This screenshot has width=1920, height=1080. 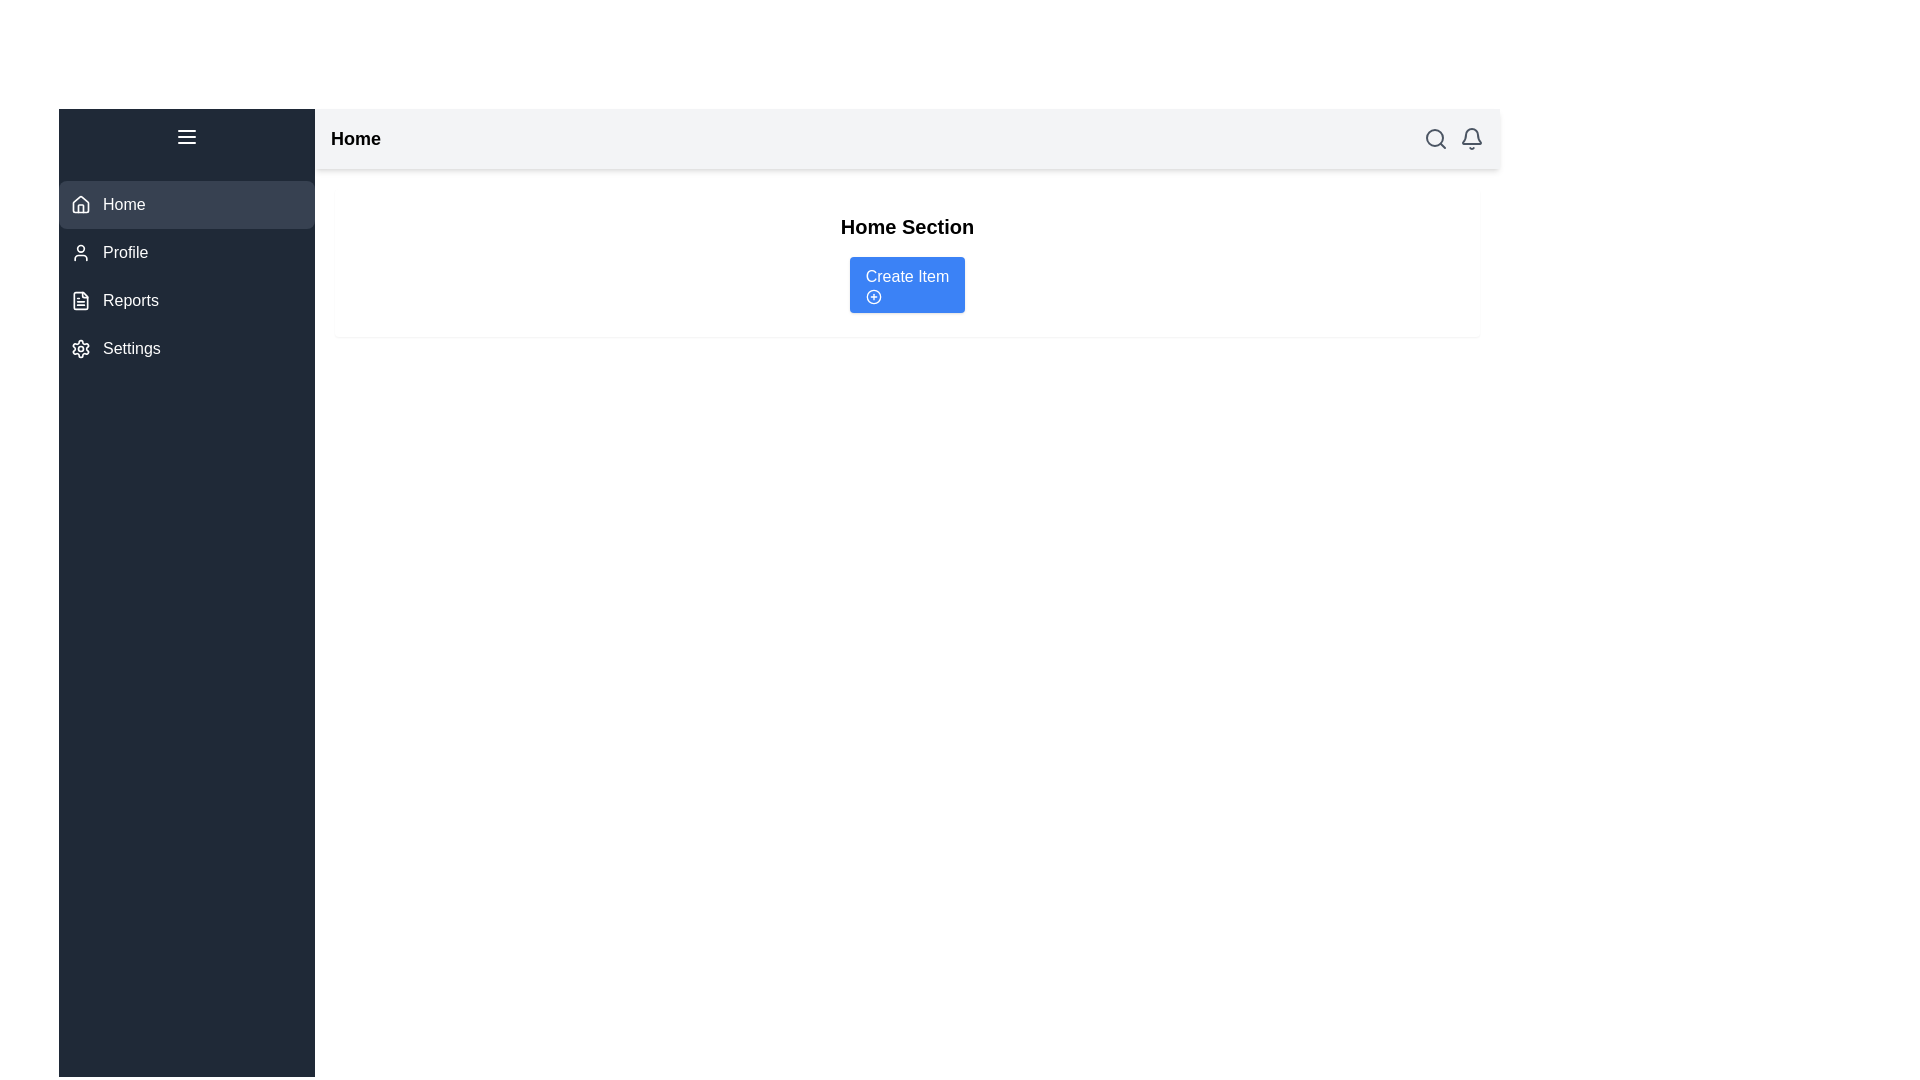 I want to click on the 'Home' text label in the vertical navigation menu, so click(x=123, y=204).